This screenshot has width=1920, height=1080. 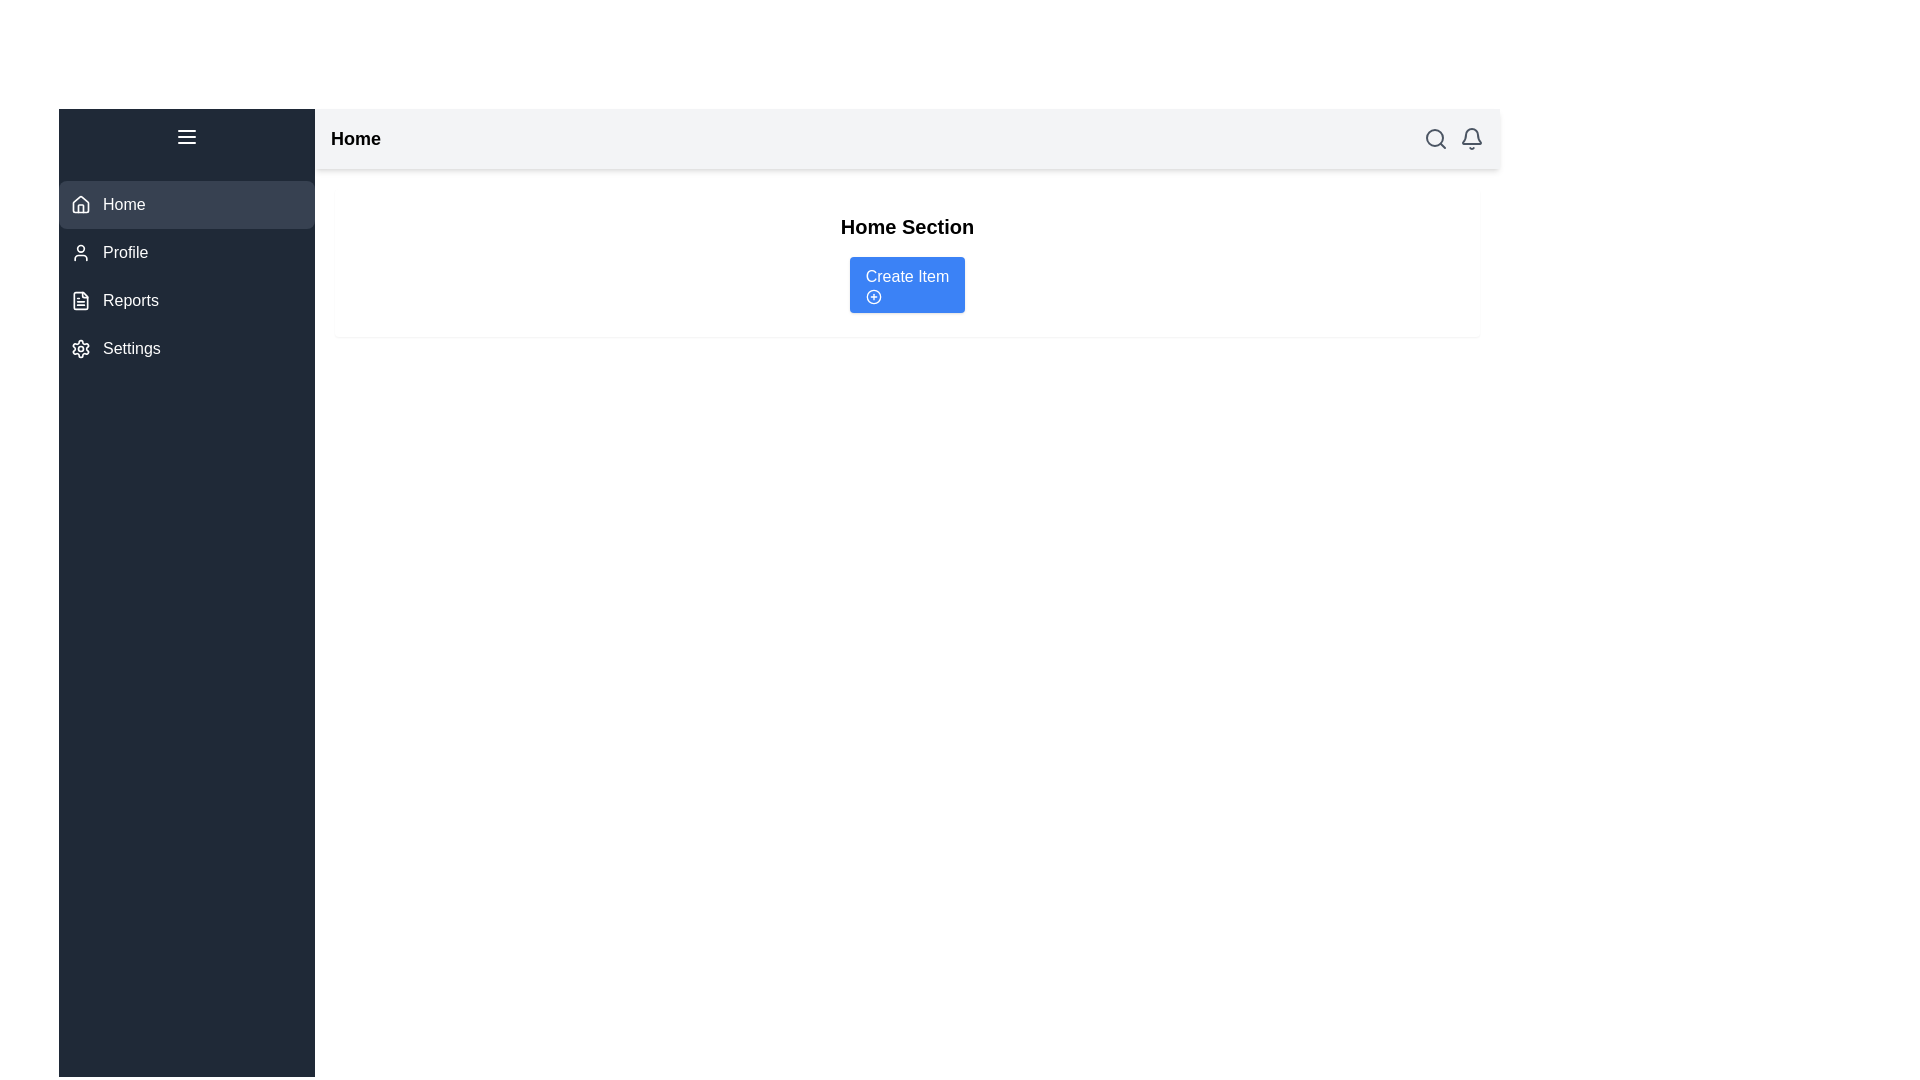 I want to click on the 'Home' text label in the vertical navigation menu, so click(x=123, y=204).